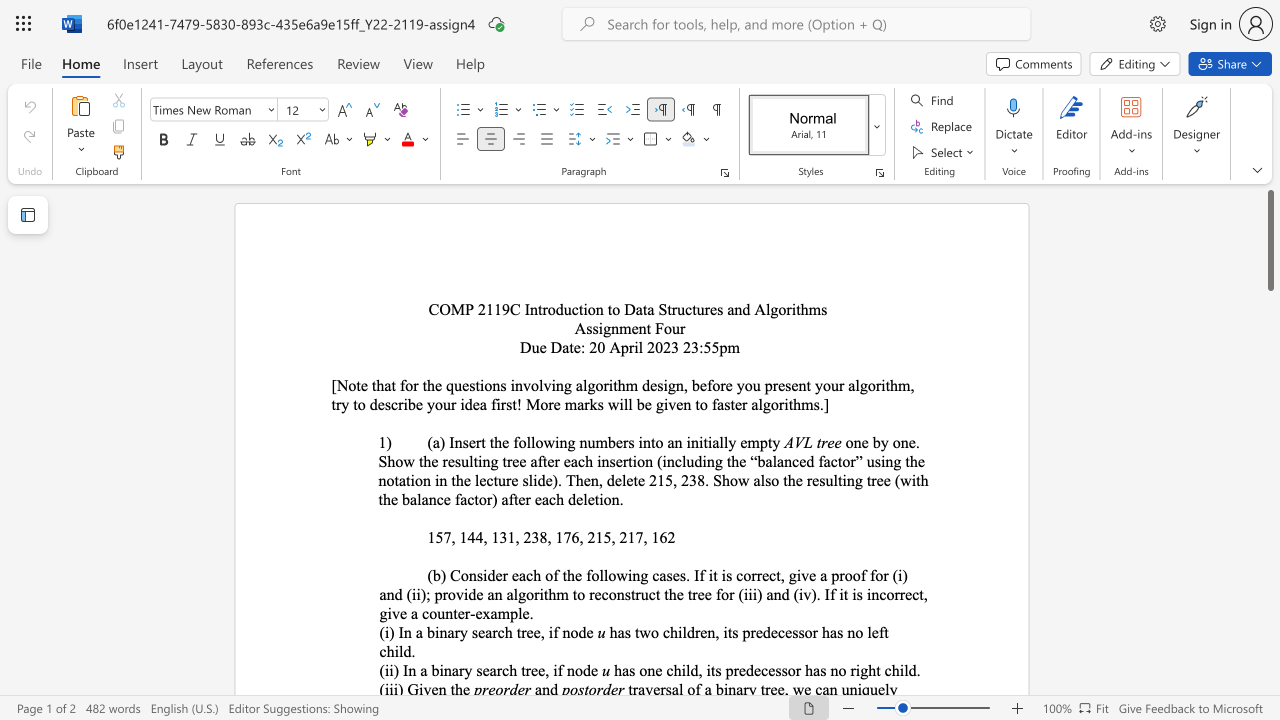 This screenshot has width=1280, height=720. What do you see at coordinates (787, 632) in the screenshot?
I see `the 4th character "e" in the text` at bounding box center [787, 632].